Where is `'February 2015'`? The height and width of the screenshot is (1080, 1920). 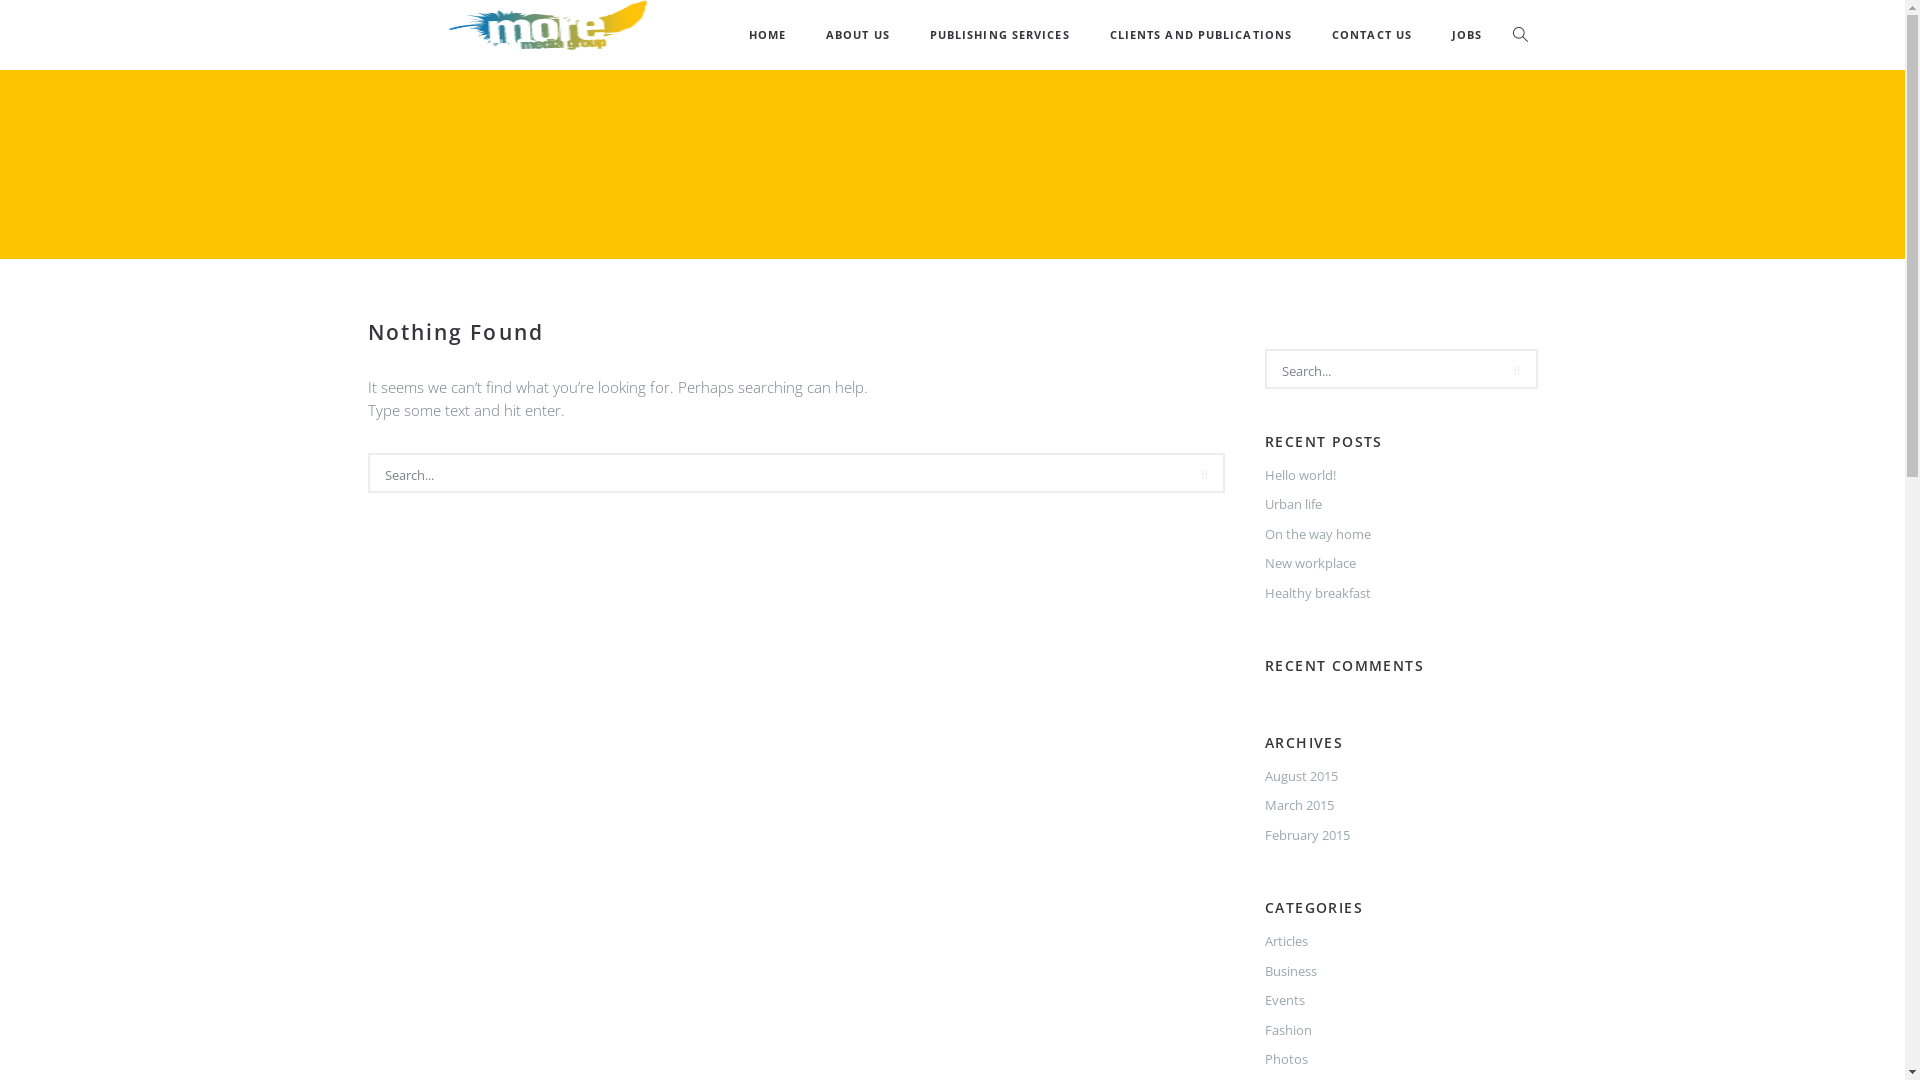
'February 2015' is located at coordinates (1307, 834).